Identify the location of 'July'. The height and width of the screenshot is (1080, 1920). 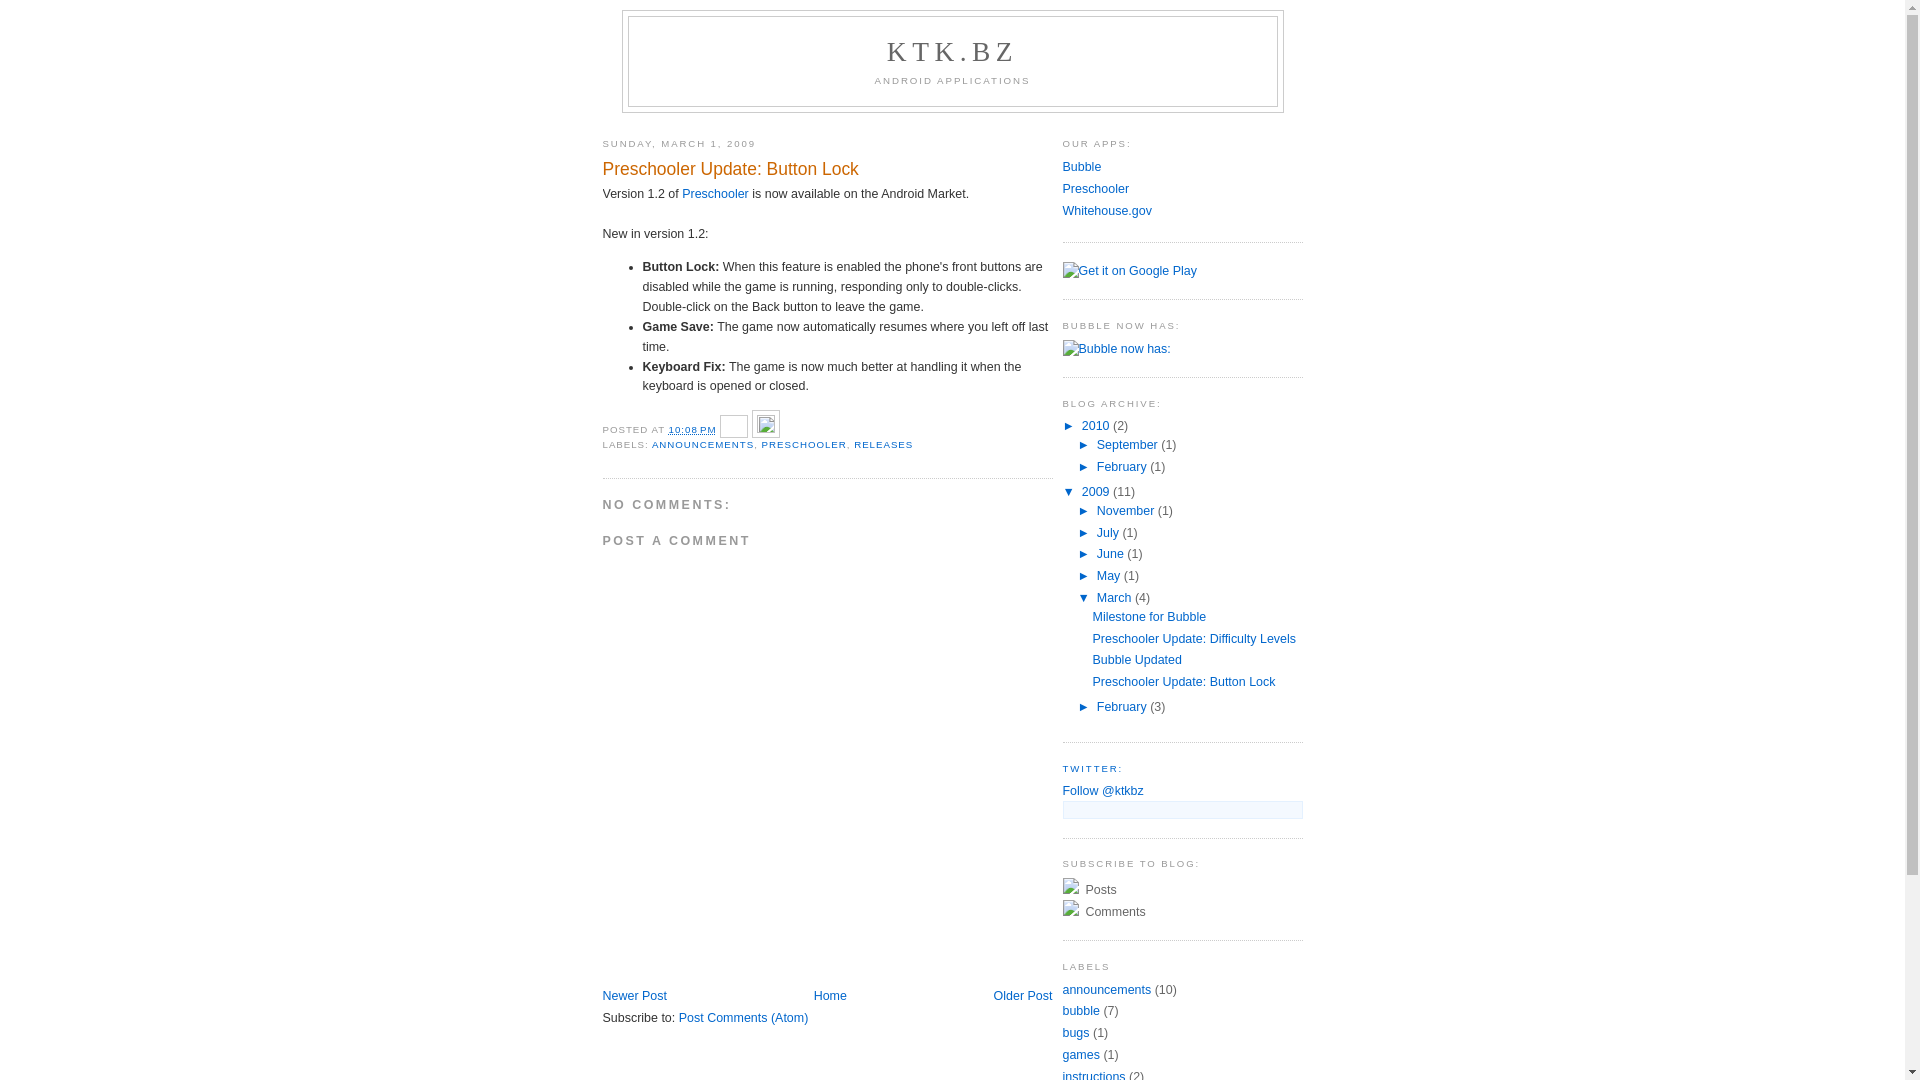
(1108, 531).